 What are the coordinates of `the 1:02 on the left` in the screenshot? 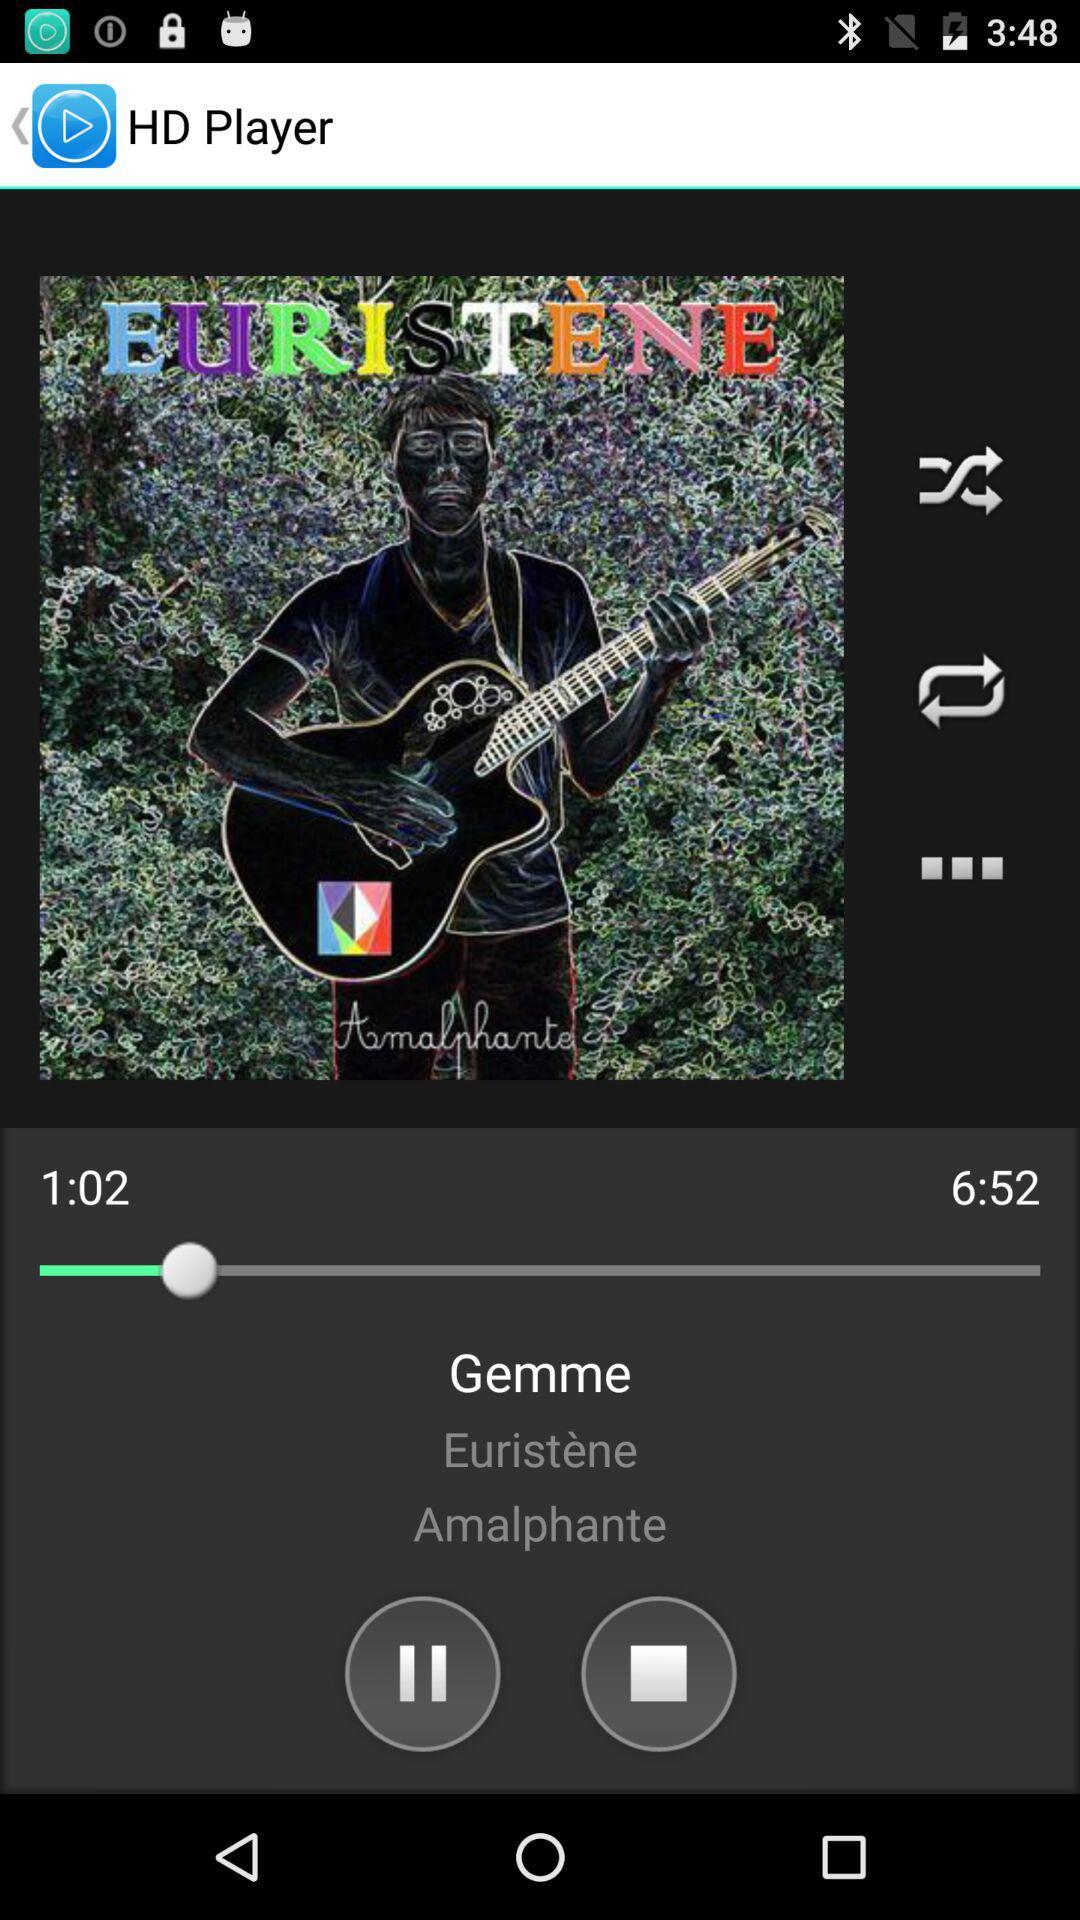 It's located at (83, 1186).